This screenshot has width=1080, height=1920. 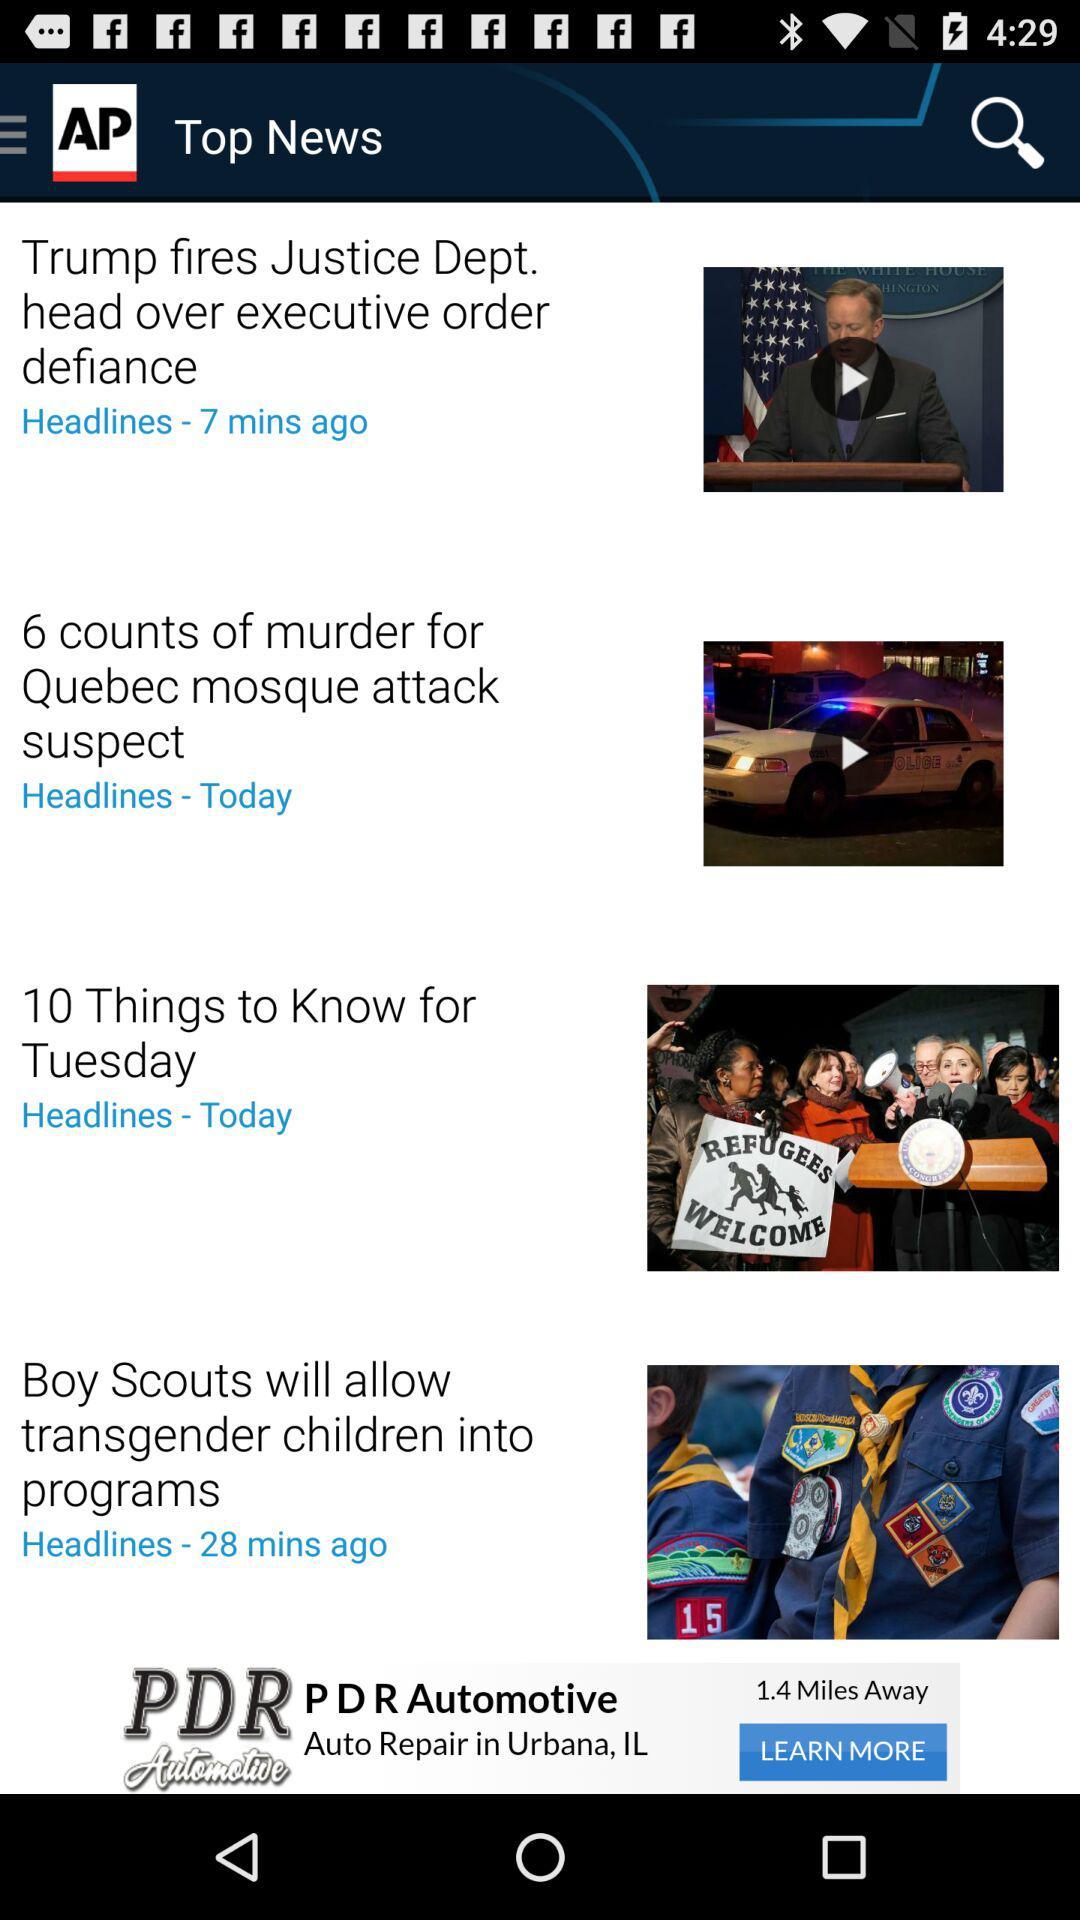 I want to click on app next to top news icon, so click(x=1007, y=131).